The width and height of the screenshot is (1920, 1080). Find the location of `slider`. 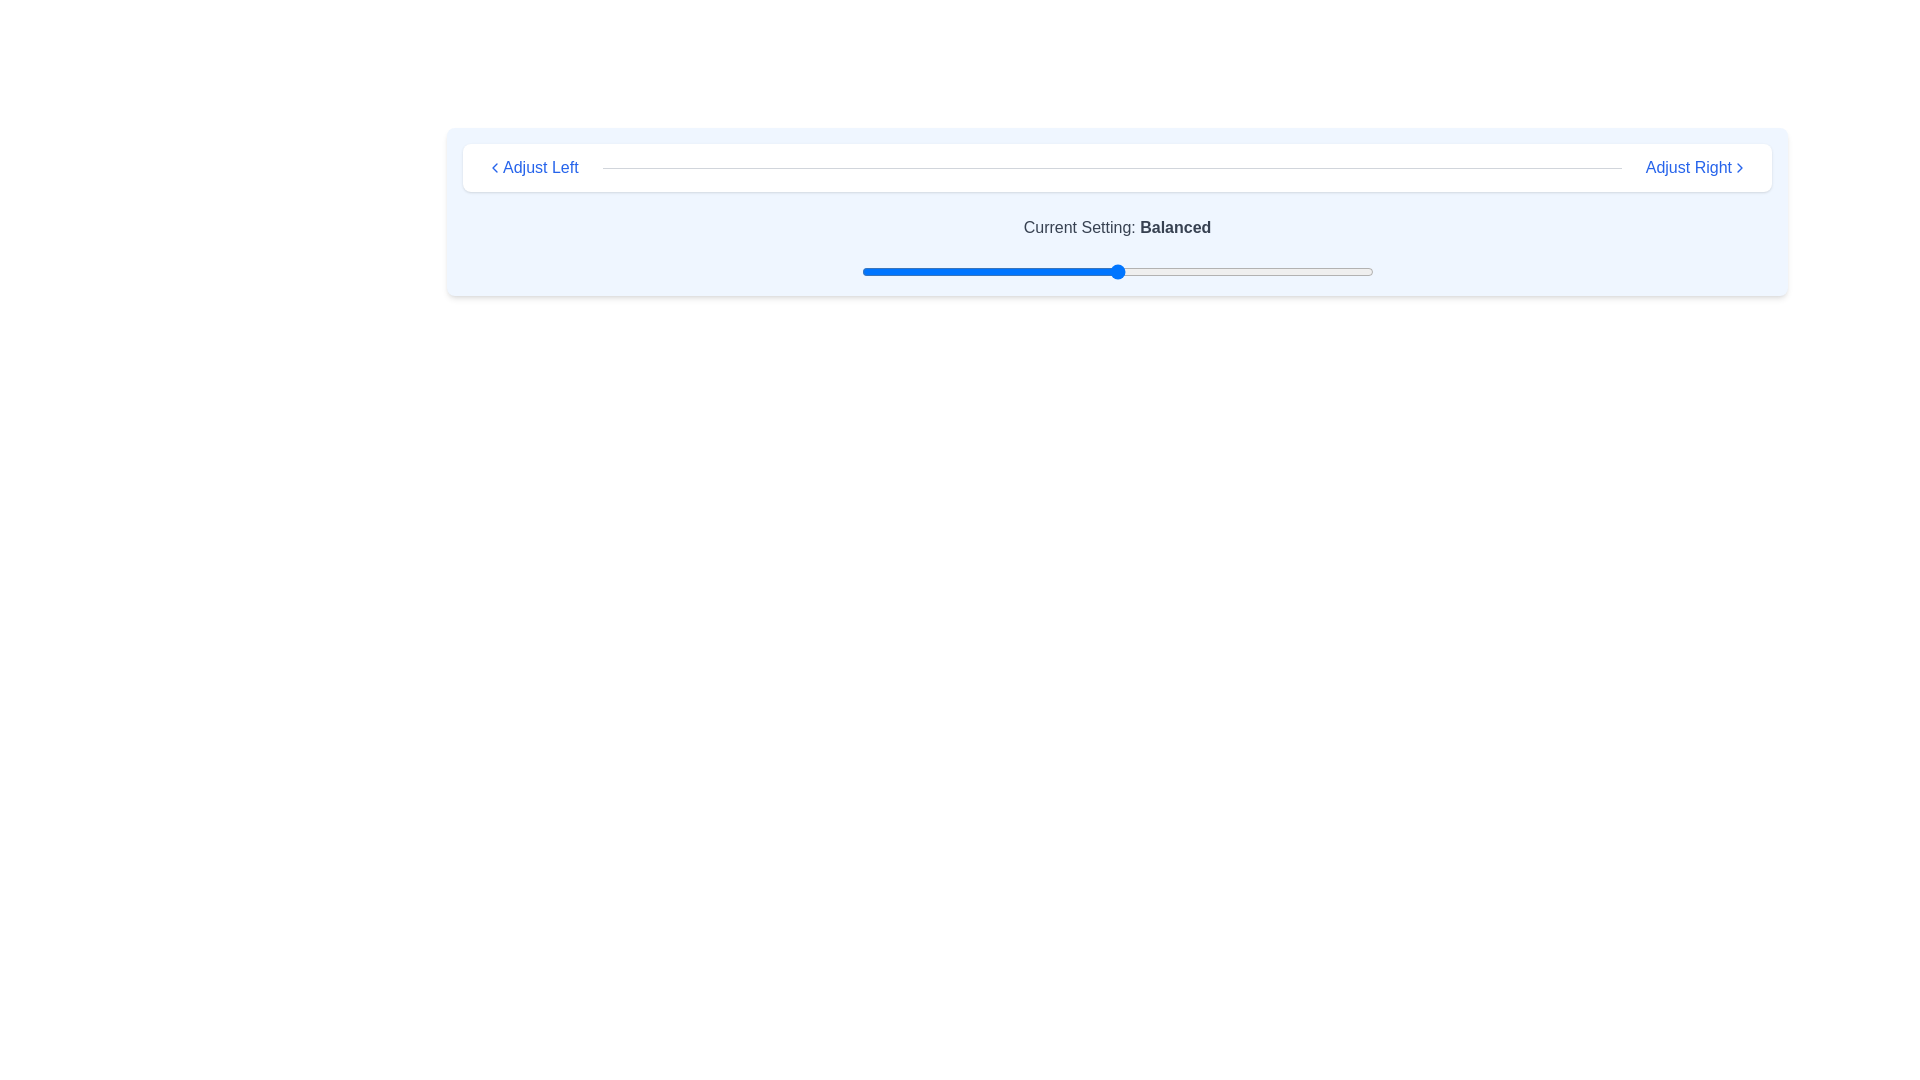

slider is located at coordinates (1286, 272).